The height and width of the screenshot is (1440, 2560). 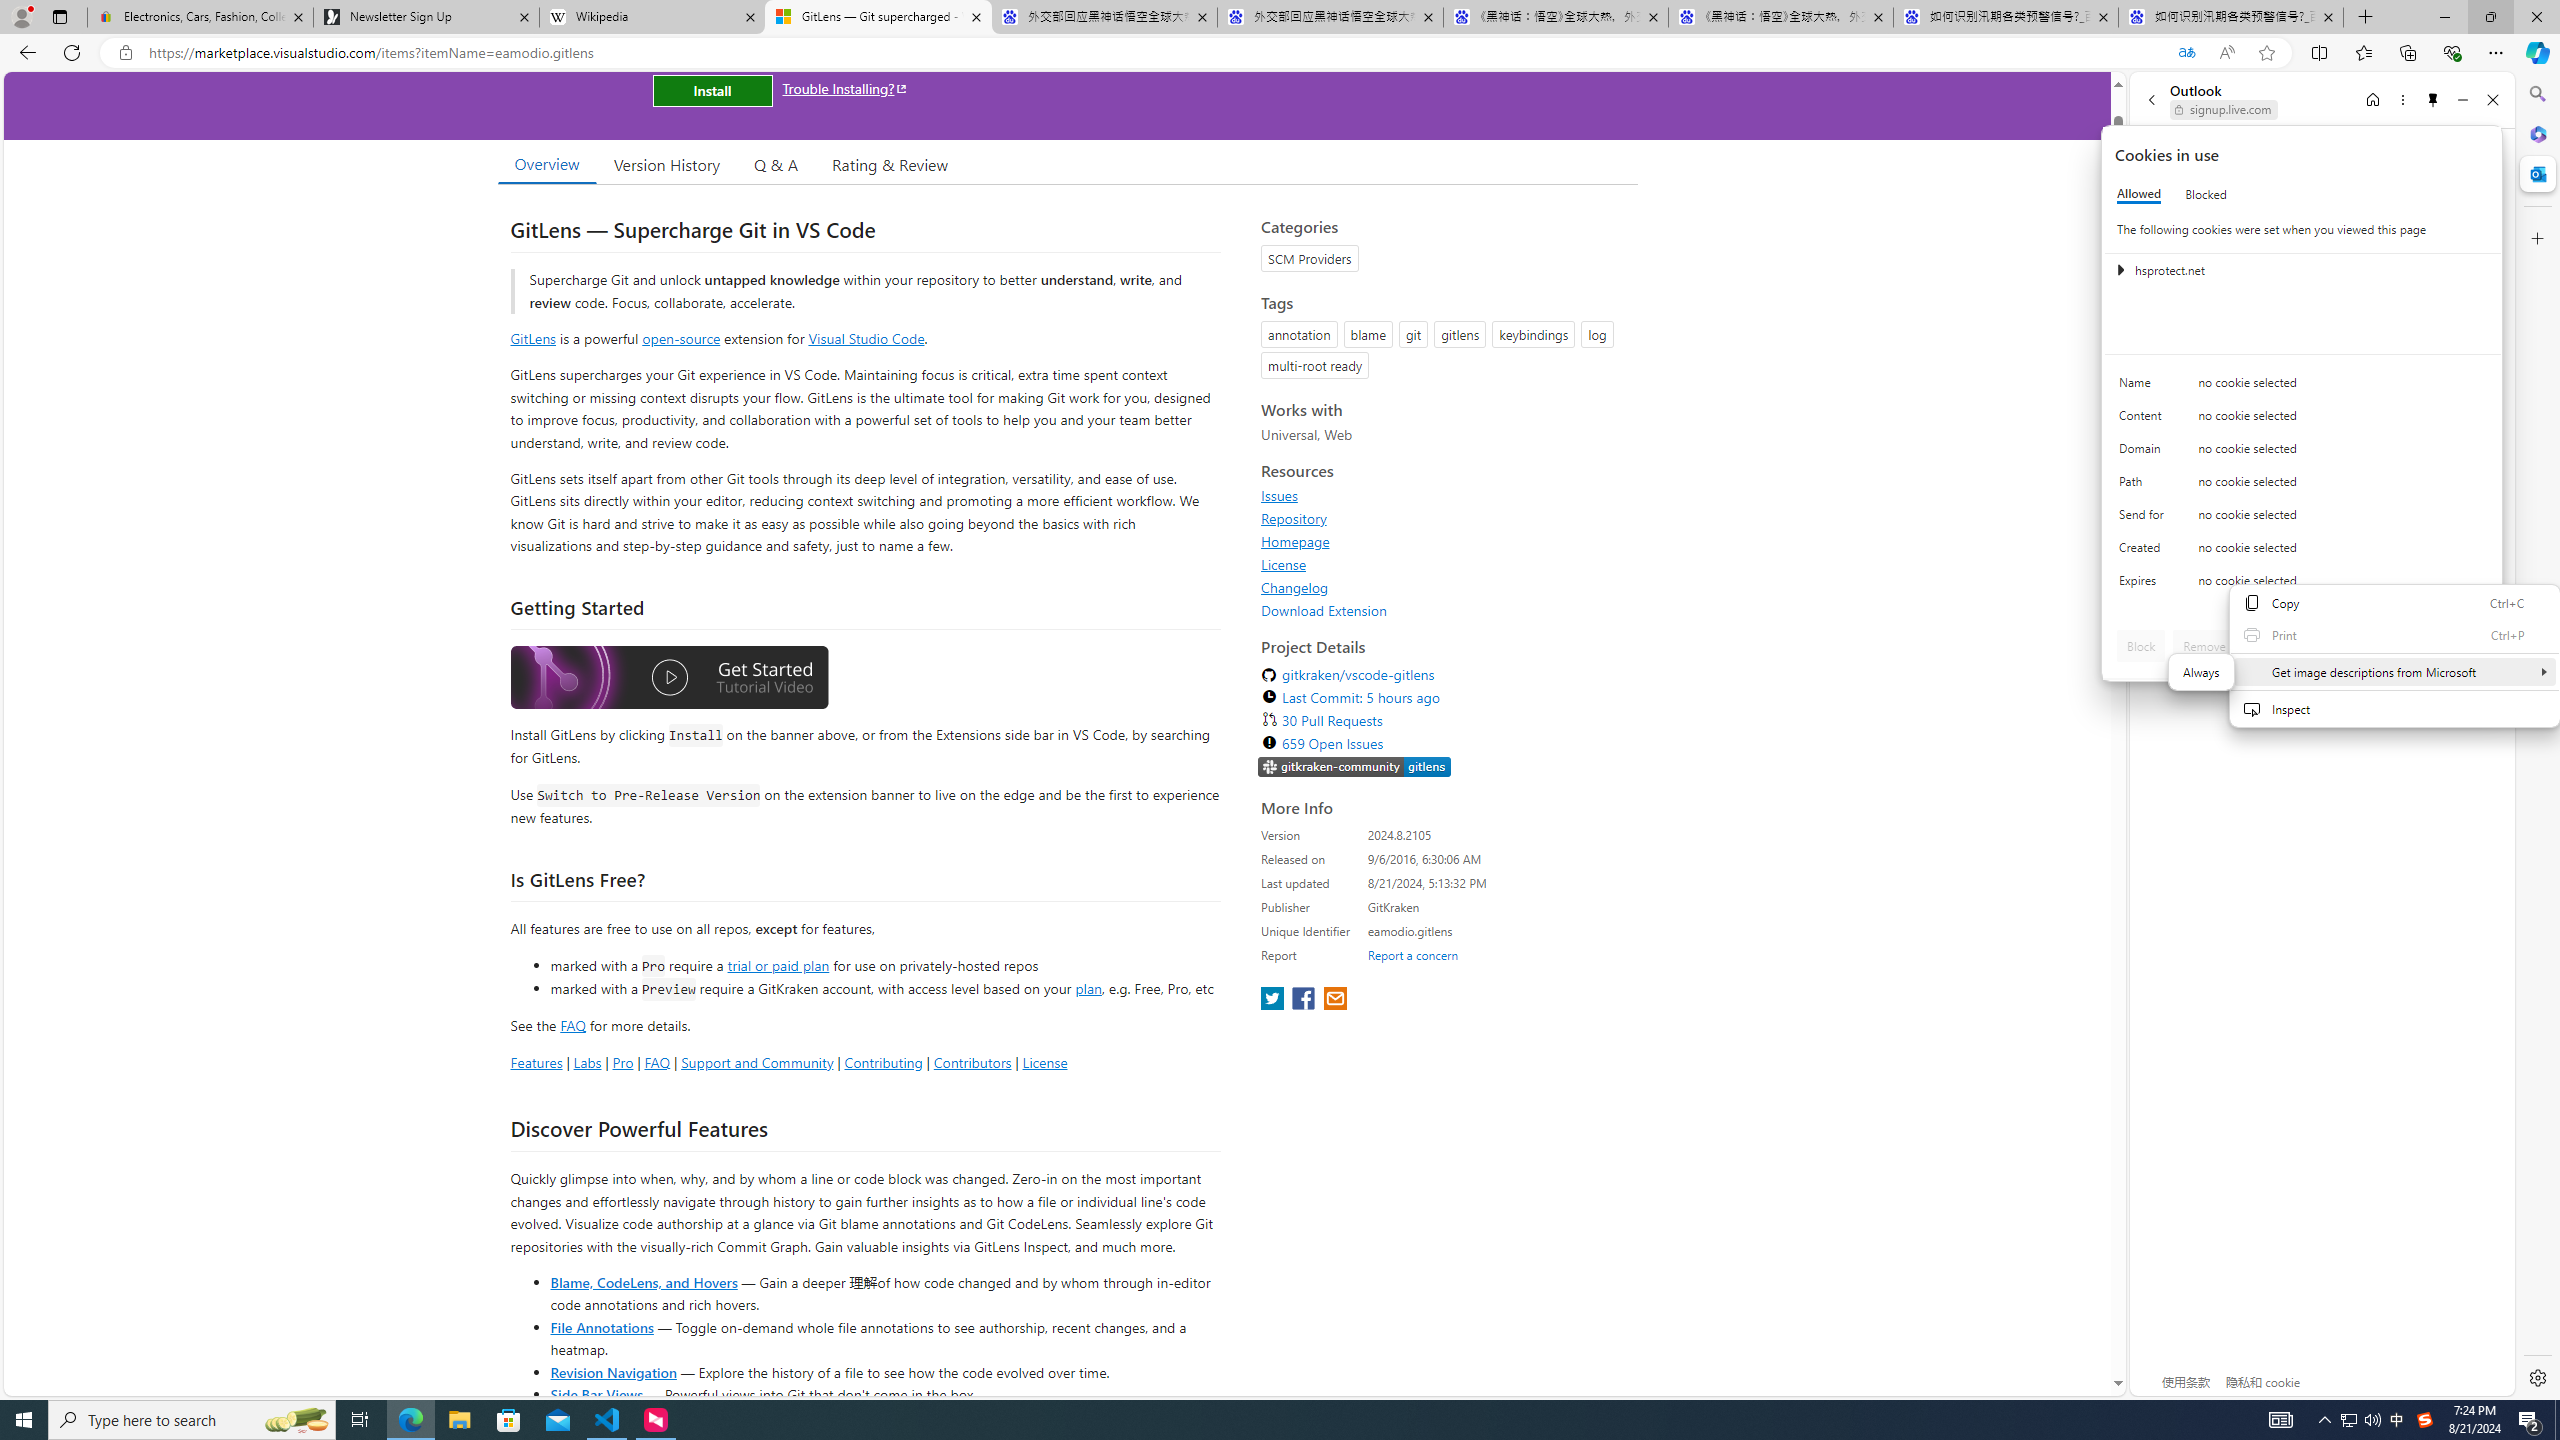 What do you see at coordinates (2393, 635) in the screenshot?
I see `'Print'` at bounding box center [2393, 635].